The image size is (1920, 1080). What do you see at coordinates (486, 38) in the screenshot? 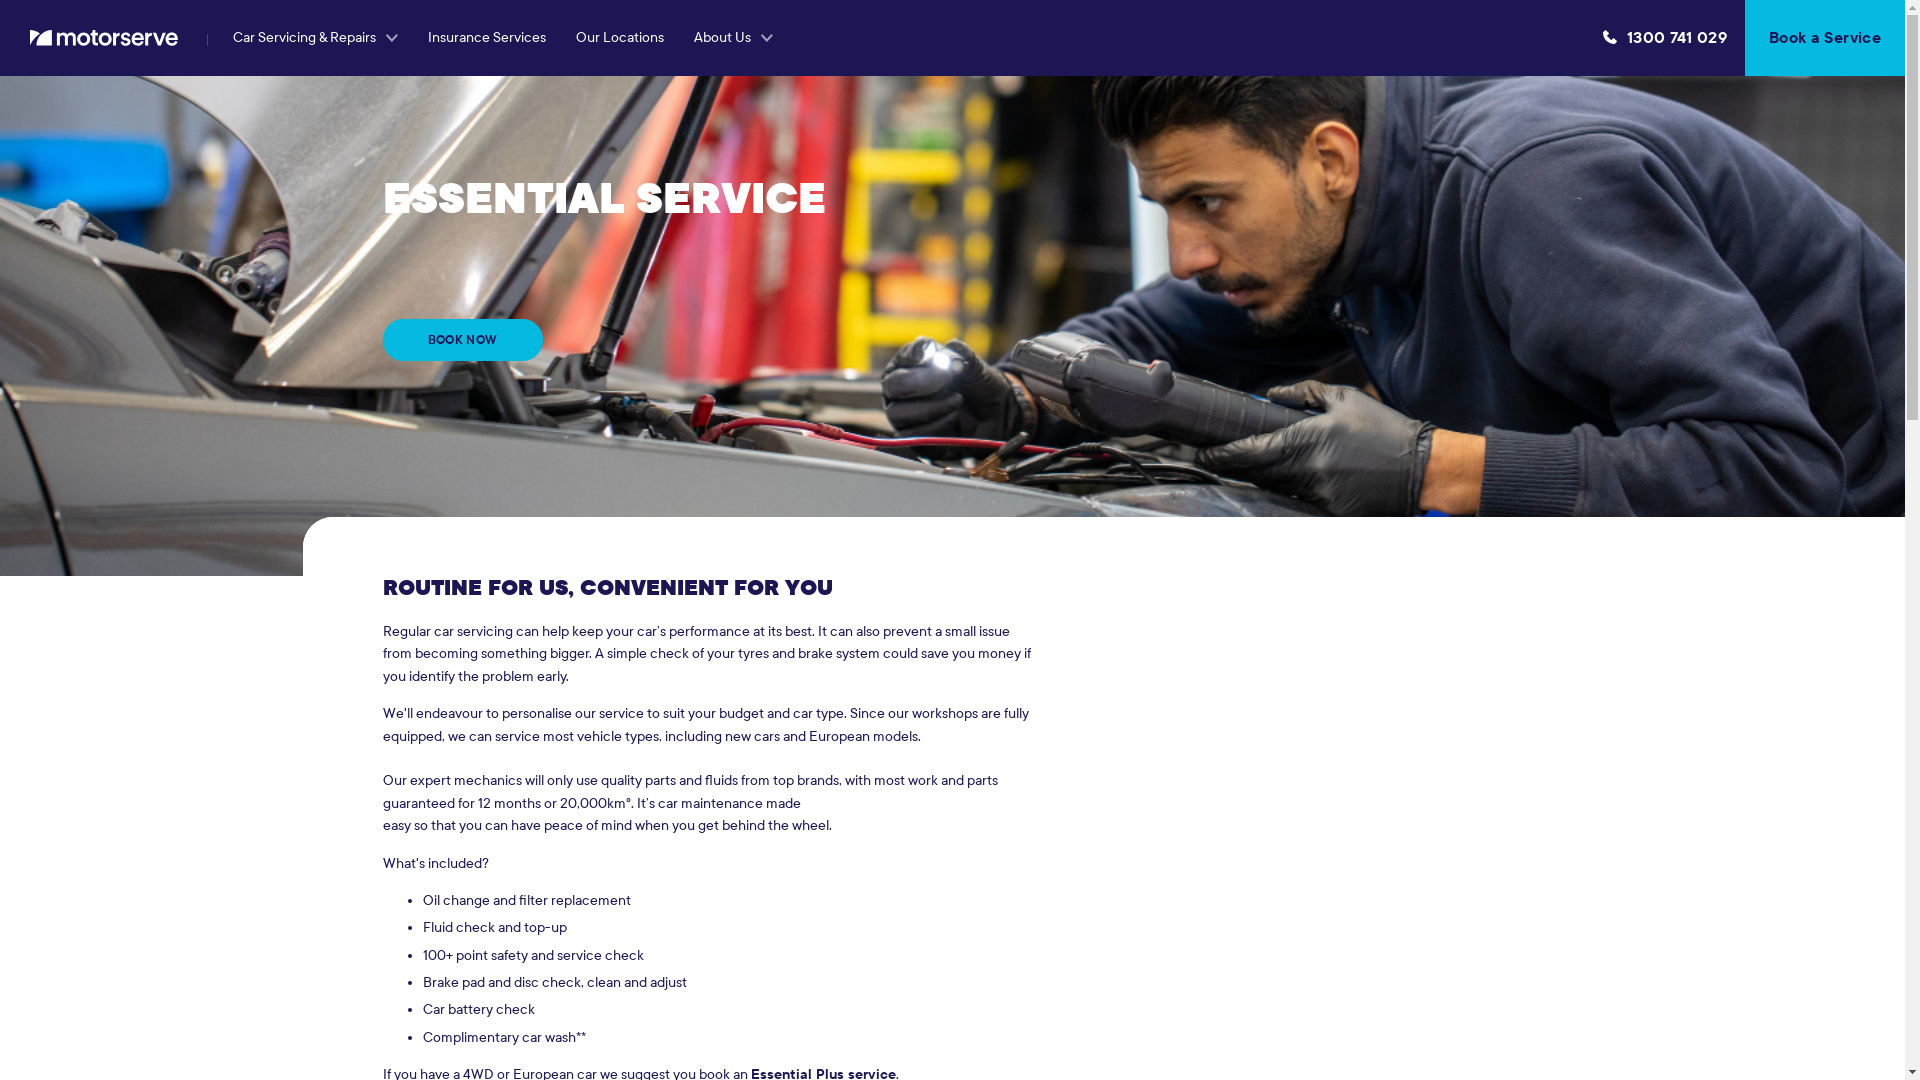
I see `'Insurance Services'` at bounding box center [486, 38].